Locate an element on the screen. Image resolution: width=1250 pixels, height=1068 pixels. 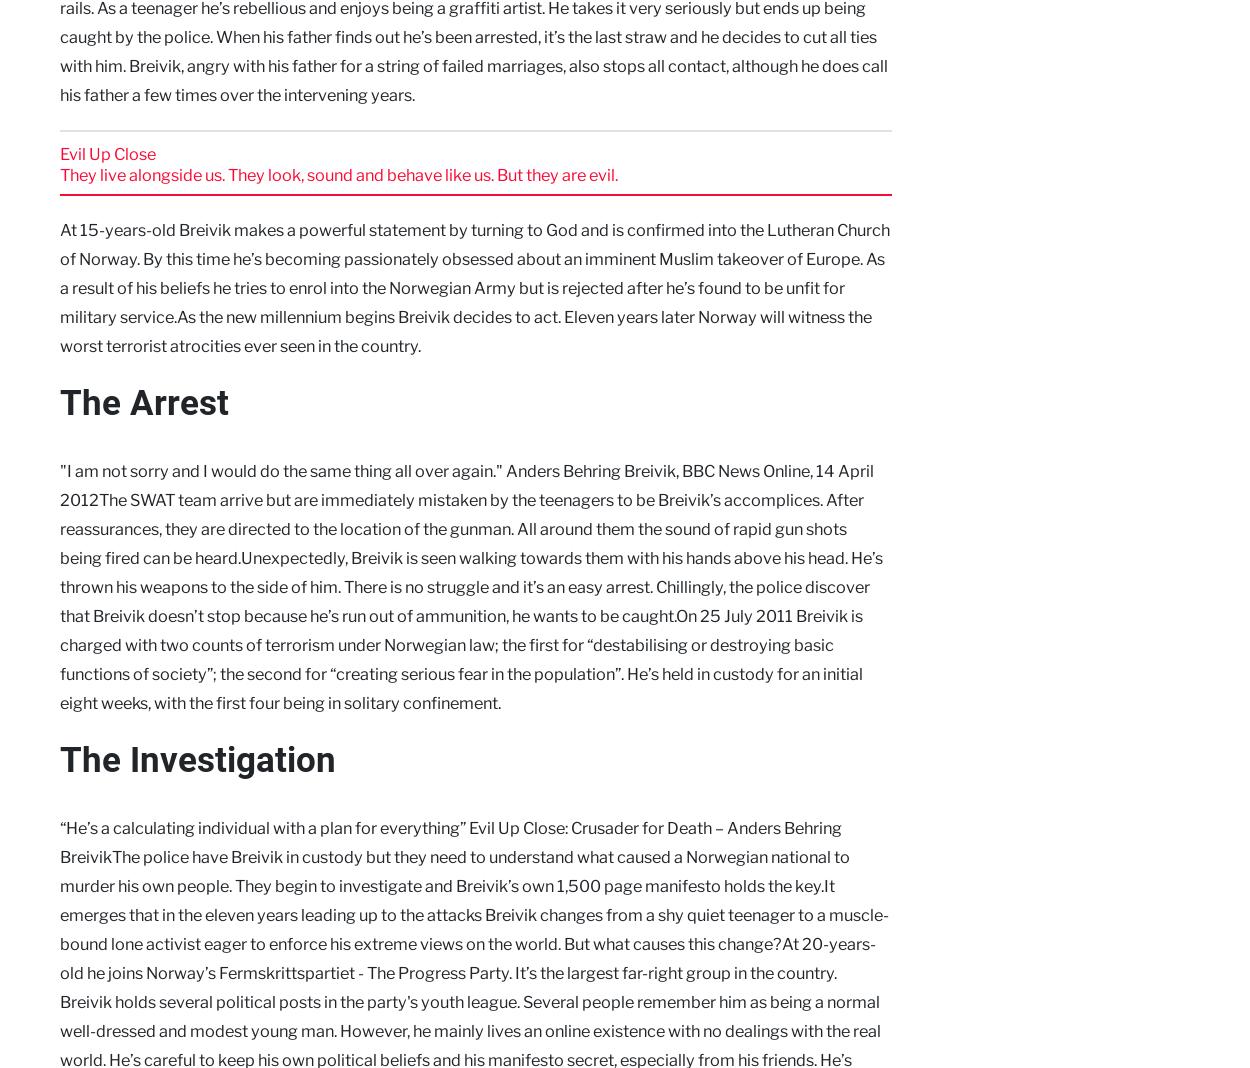
'.' is located at coordinates (1000, 938).